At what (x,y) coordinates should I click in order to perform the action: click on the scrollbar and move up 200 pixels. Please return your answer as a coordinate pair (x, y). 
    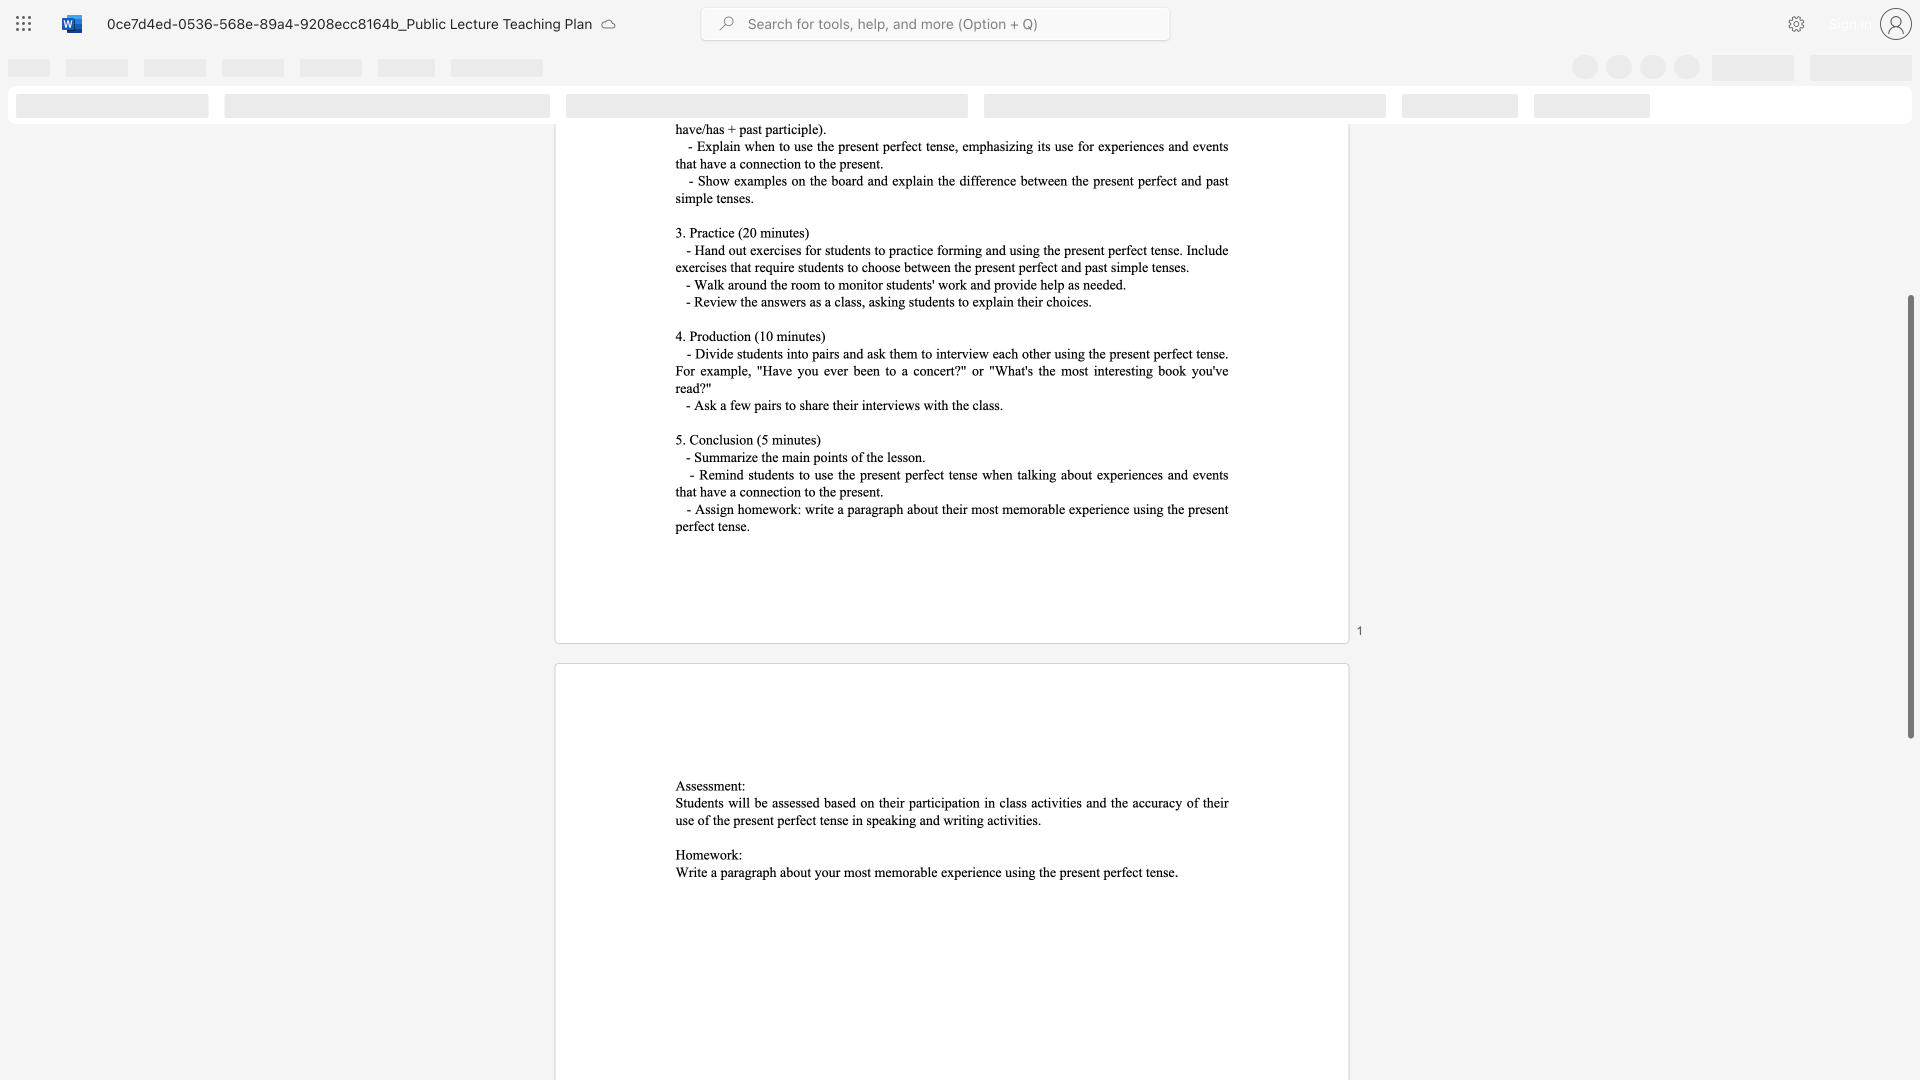
    Looking at the image, I should click on (1909, 516).